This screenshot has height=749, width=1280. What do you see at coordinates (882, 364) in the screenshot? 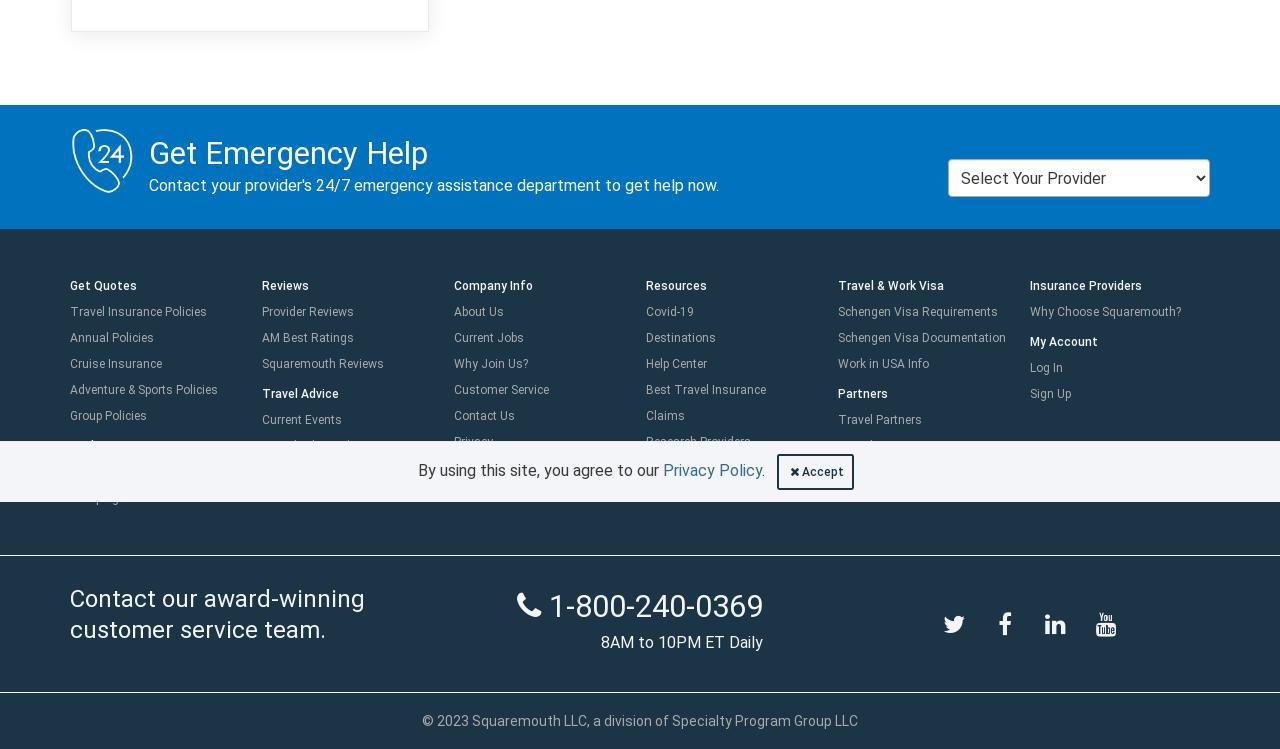
I see `'Work in USA Info'` at bounding box center [882, 364].